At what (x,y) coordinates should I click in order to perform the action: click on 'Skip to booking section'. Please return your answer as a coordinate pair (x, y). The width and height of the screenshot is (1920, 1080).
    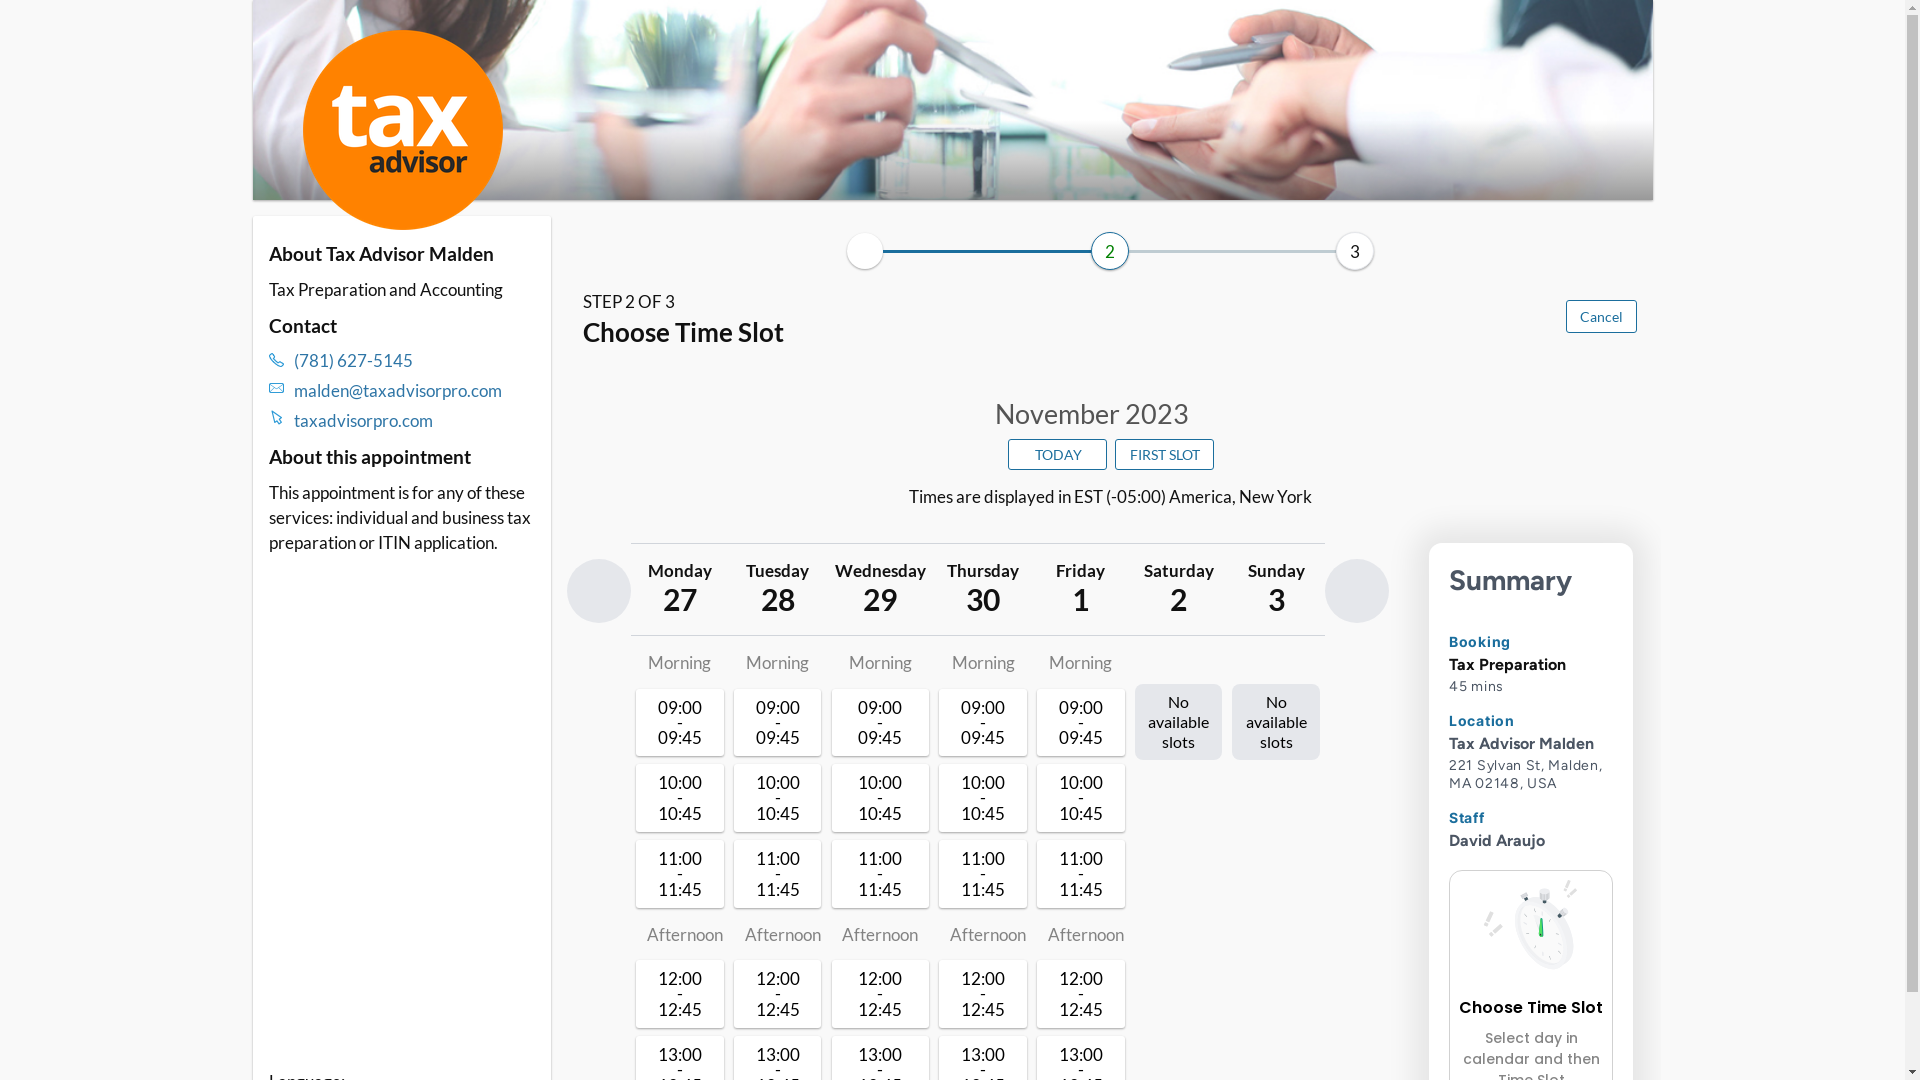
    Looking at the image, I should click on (369, 31).